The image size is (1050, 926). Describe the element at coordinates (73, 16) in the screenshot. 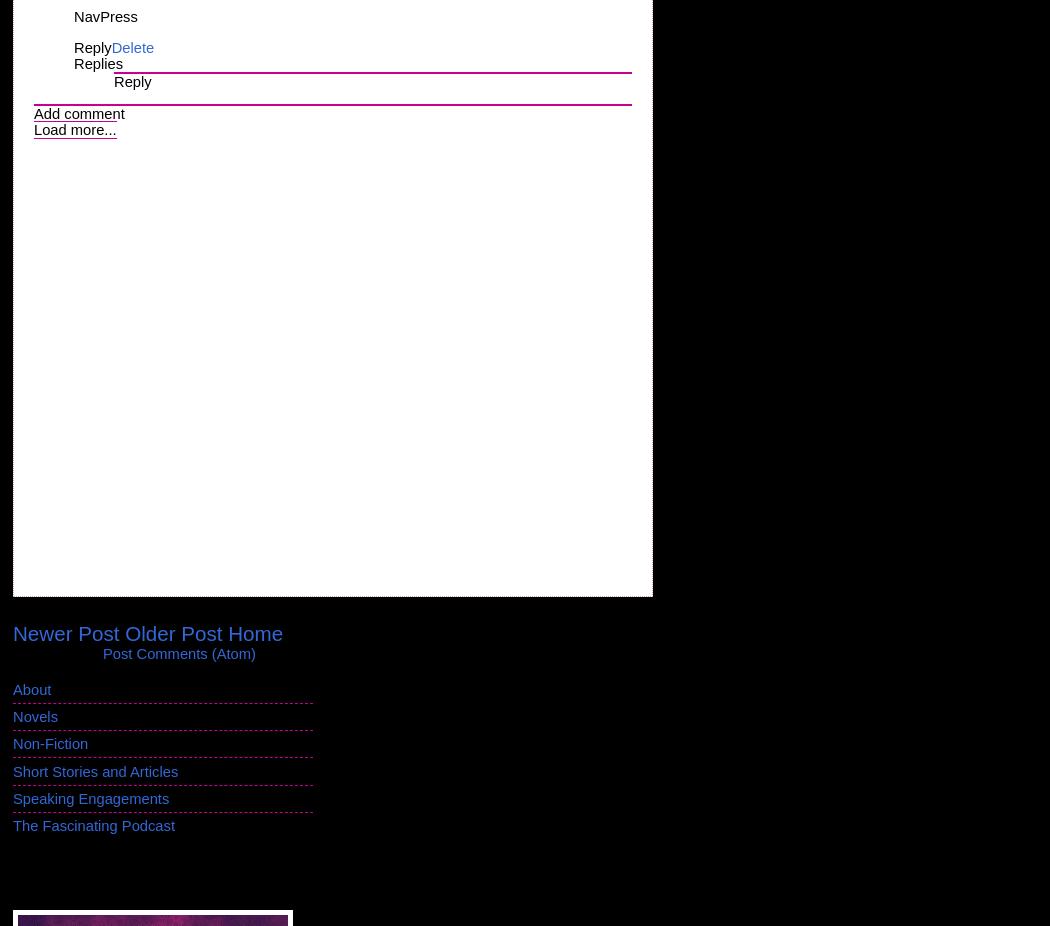

I see `'NavPress'` at that location.